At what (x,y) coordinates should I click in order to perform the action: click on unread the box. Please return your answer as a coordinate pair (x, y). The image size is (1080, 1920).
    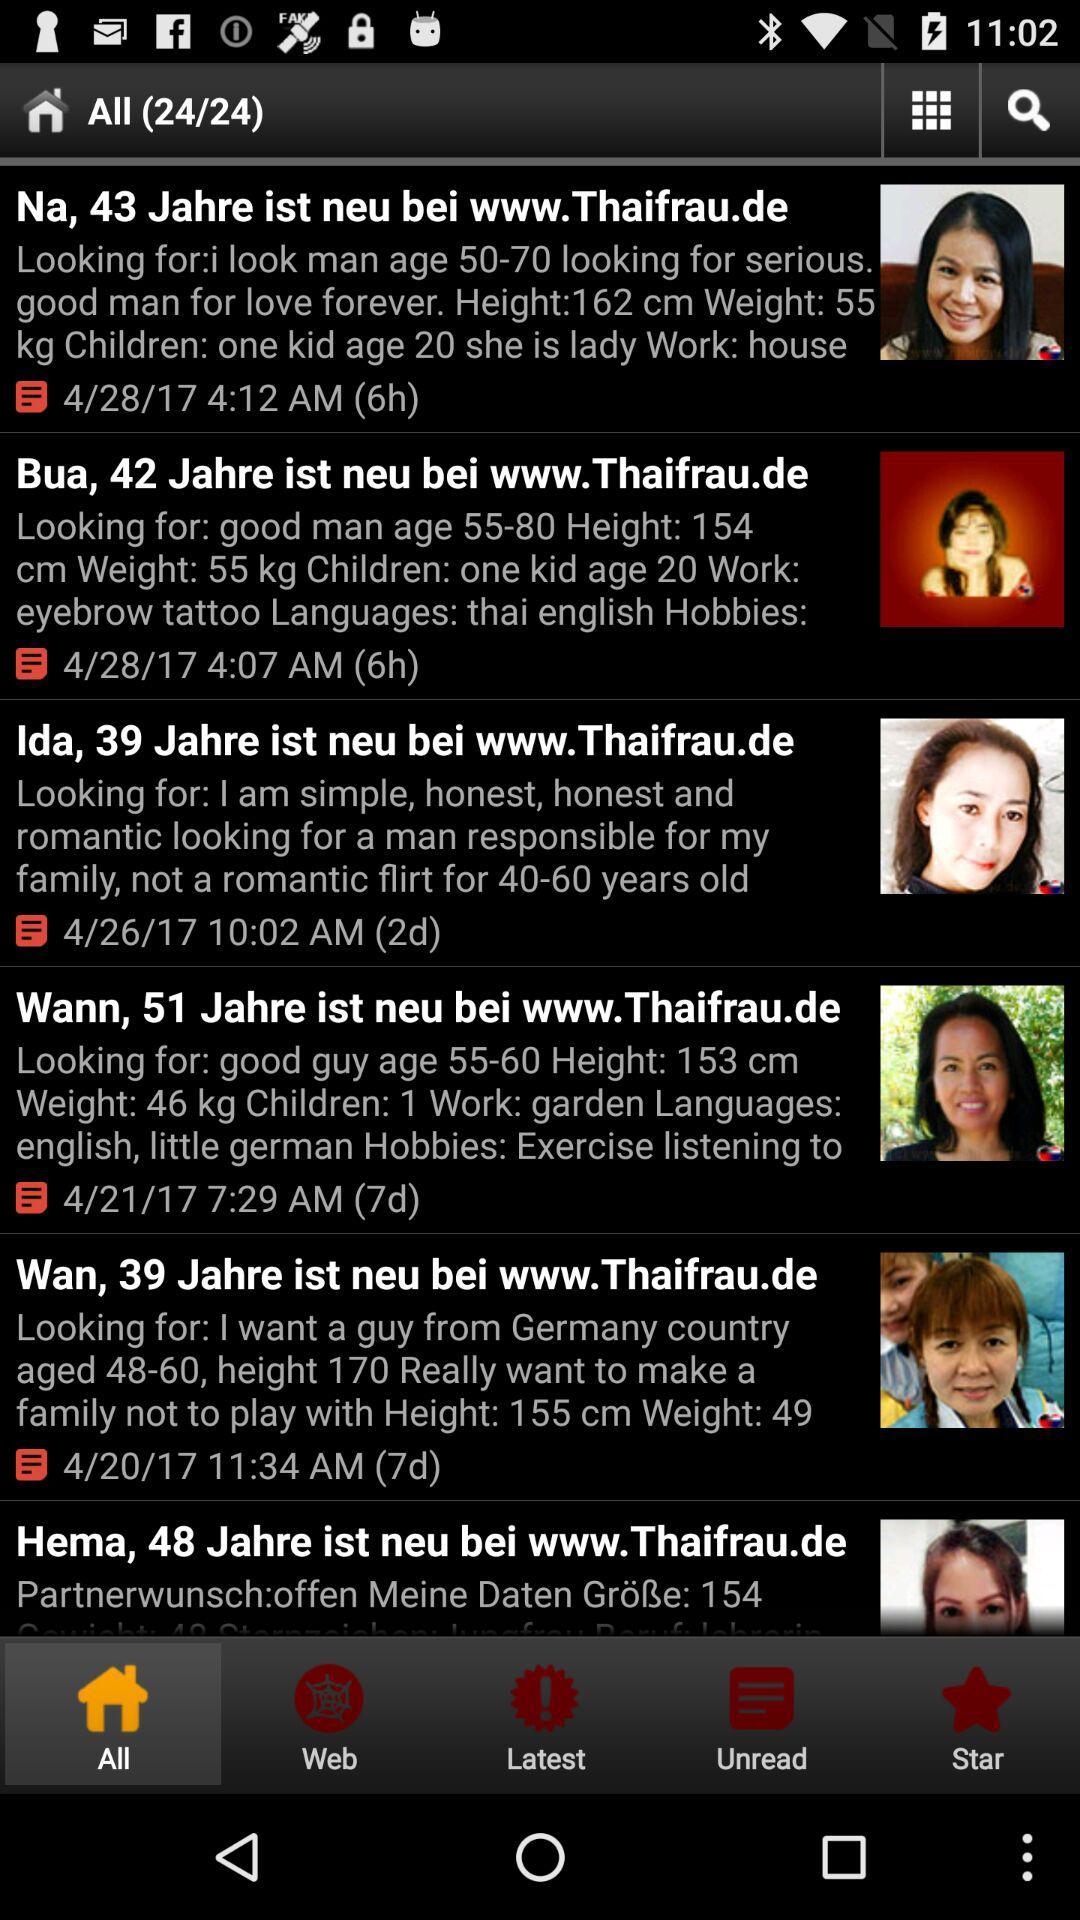
    Looking at the image, I should click on (761, 1713).